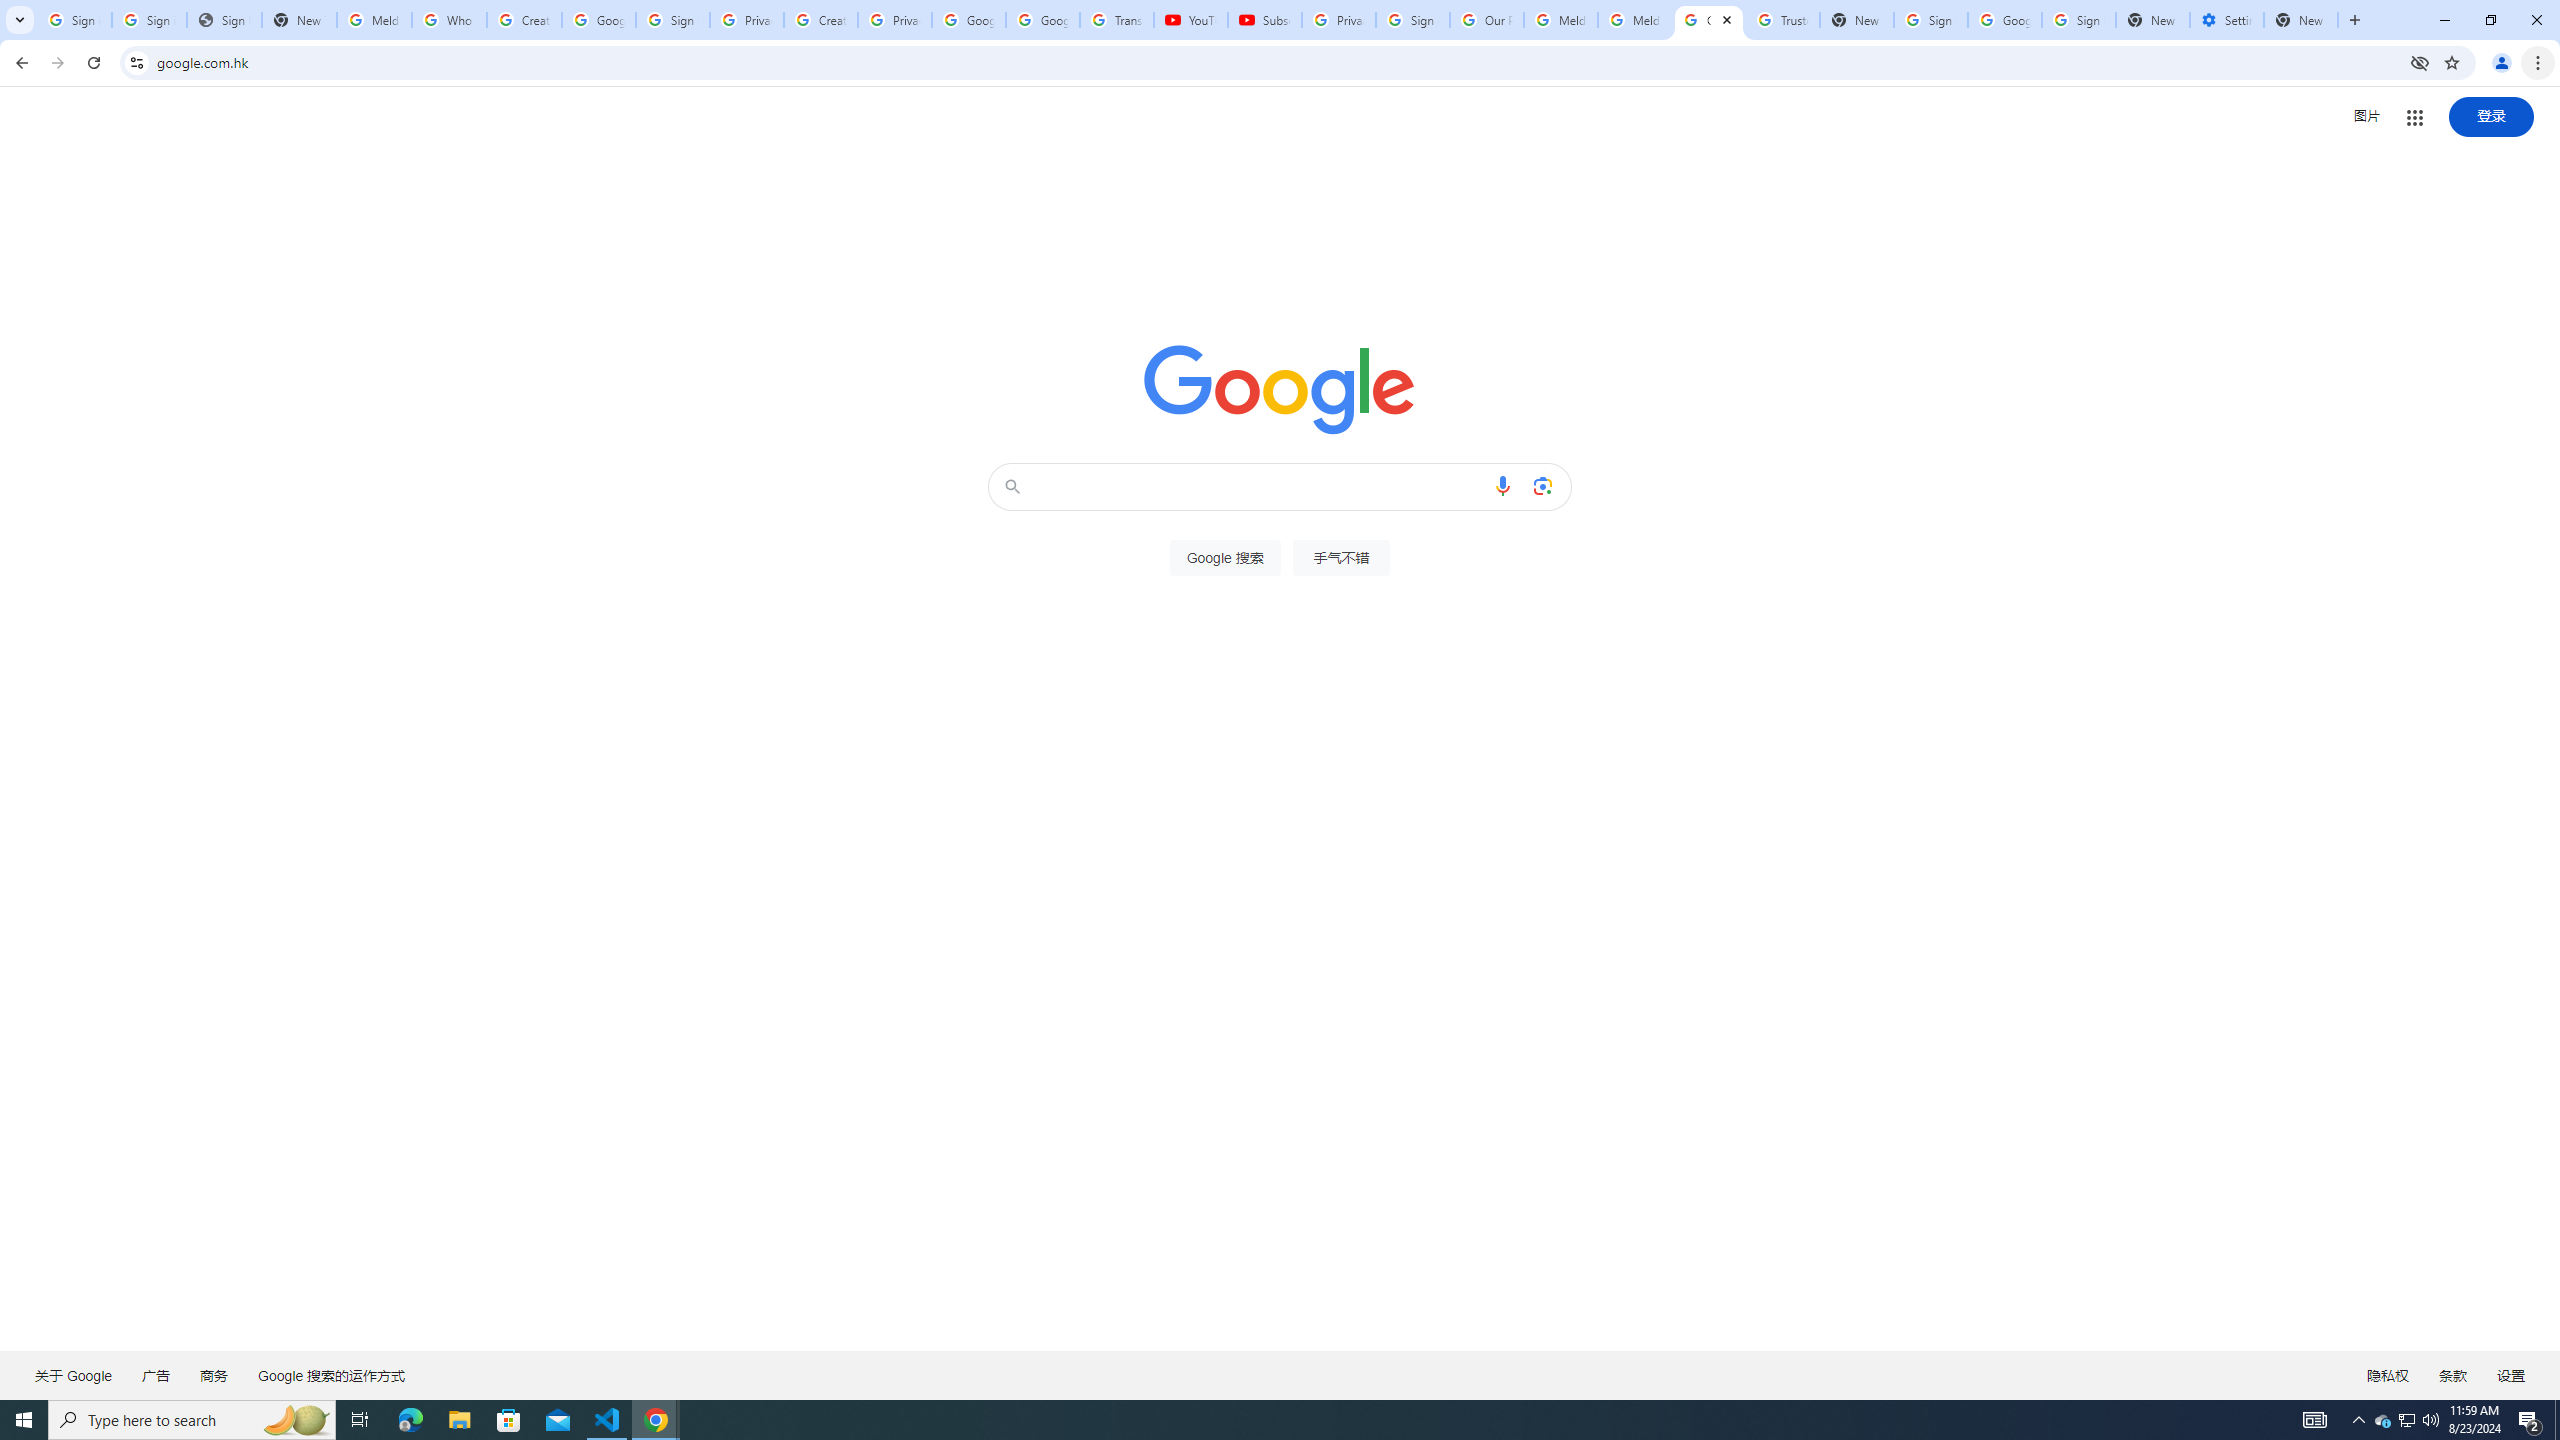 This screenshot has height=1440, width=2560. I want to click on 'Subscriptions - YouTube', so click(1263, 19).